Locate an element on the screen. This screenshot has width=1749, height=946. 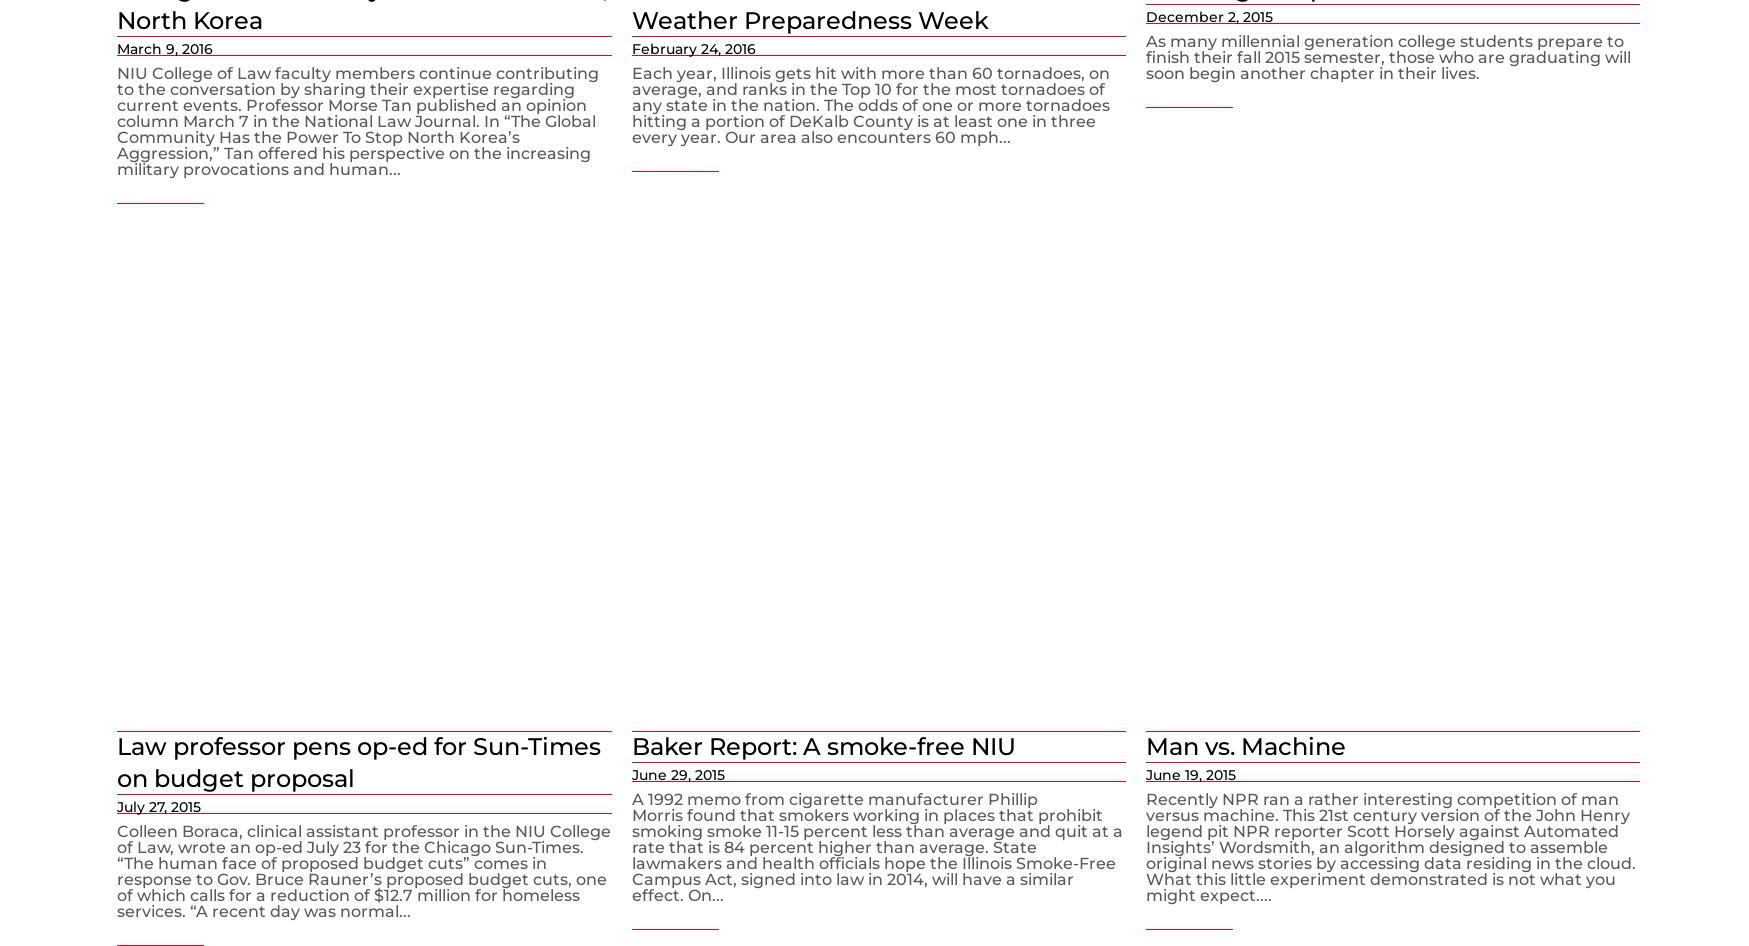
'Colleen Boraca, clinical assistant professor in the NIU College of Law, wrote an op-ed July 23 for the Chicago Sun-Times. “The human face of proposed budget cuts” comes in response to Gov. Bruce Rauner’s proposed budget cuts, one of which calls for a reduction of $12.7 million for homeless services. “A recent day was normal...' is located at coordinates (117, 869).